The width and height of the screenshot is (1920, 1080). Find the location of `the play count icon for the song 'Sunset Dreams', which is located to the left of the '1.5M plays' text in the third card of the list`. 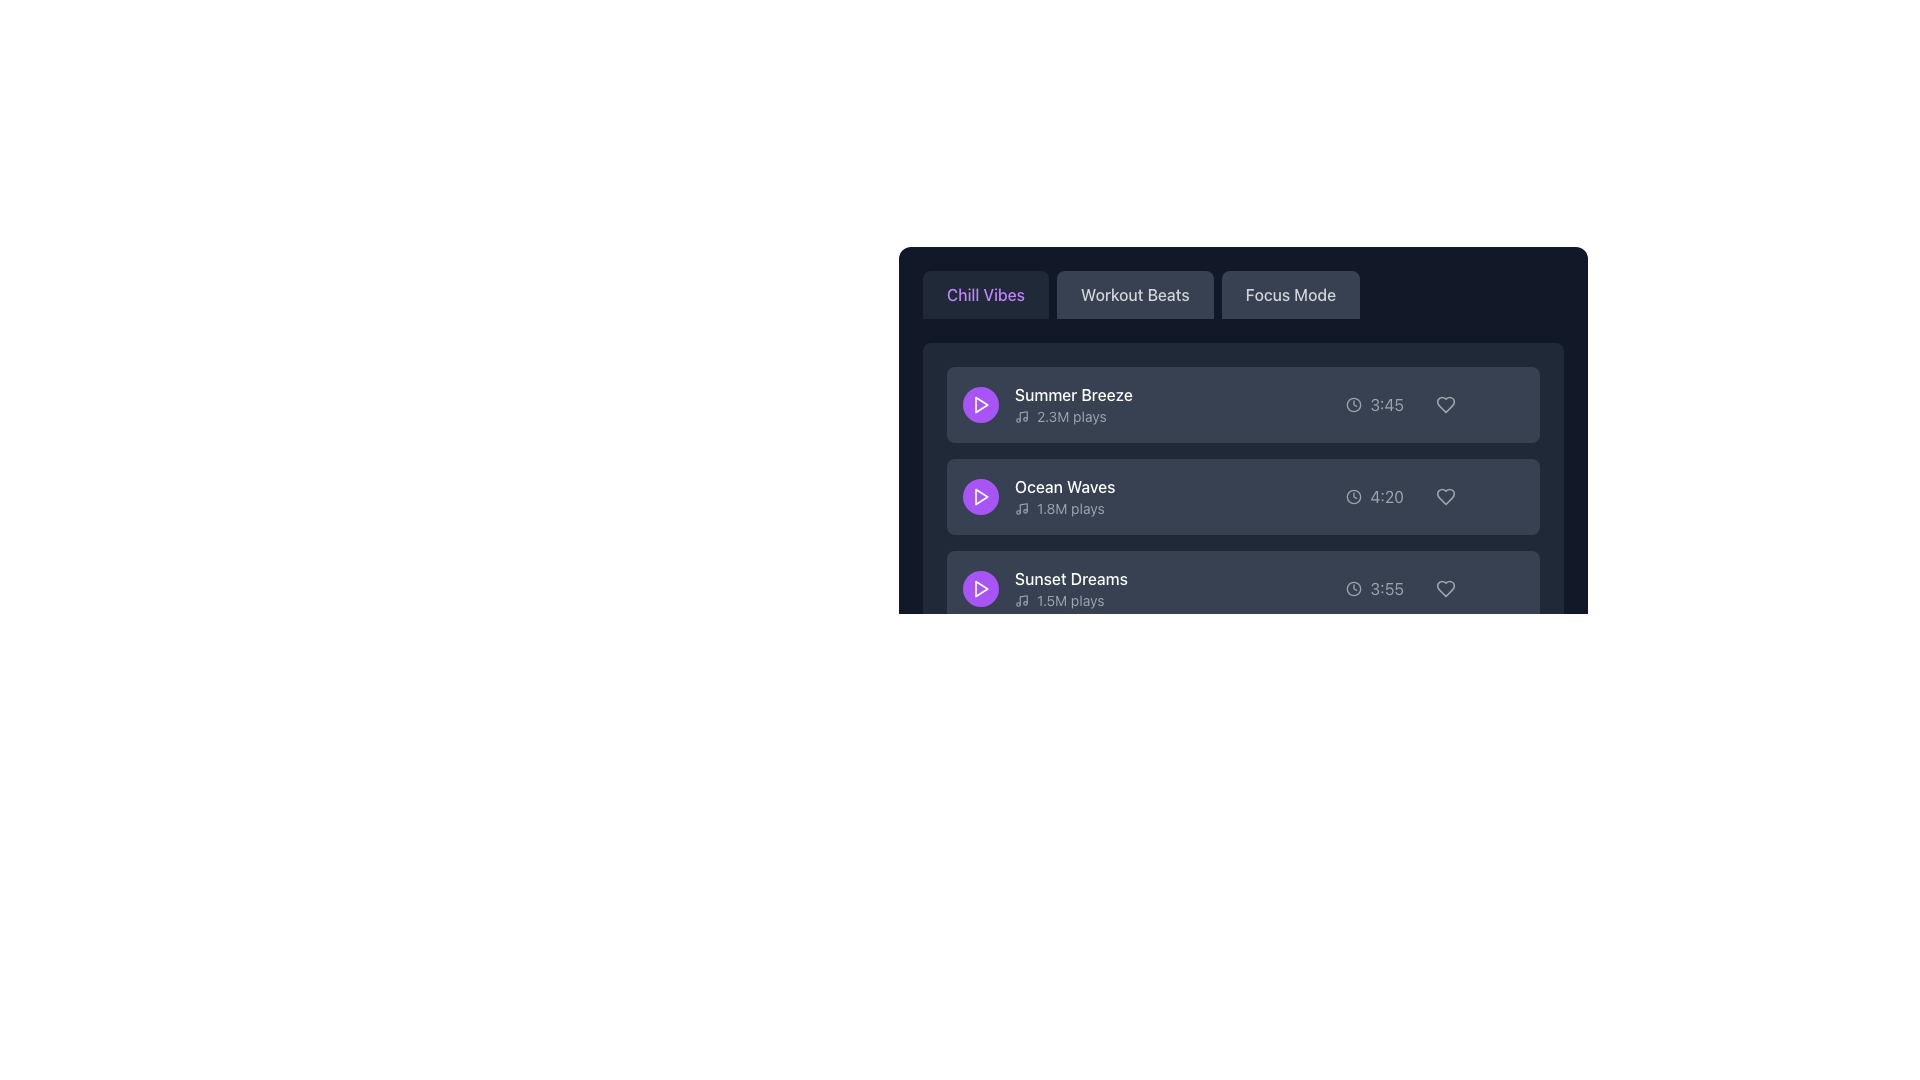

the play count icon for the song 'Sunset Dreams', which is located to the left of the '1.5M plays' text in the third card of the list is located at coordinates (1022, 600).